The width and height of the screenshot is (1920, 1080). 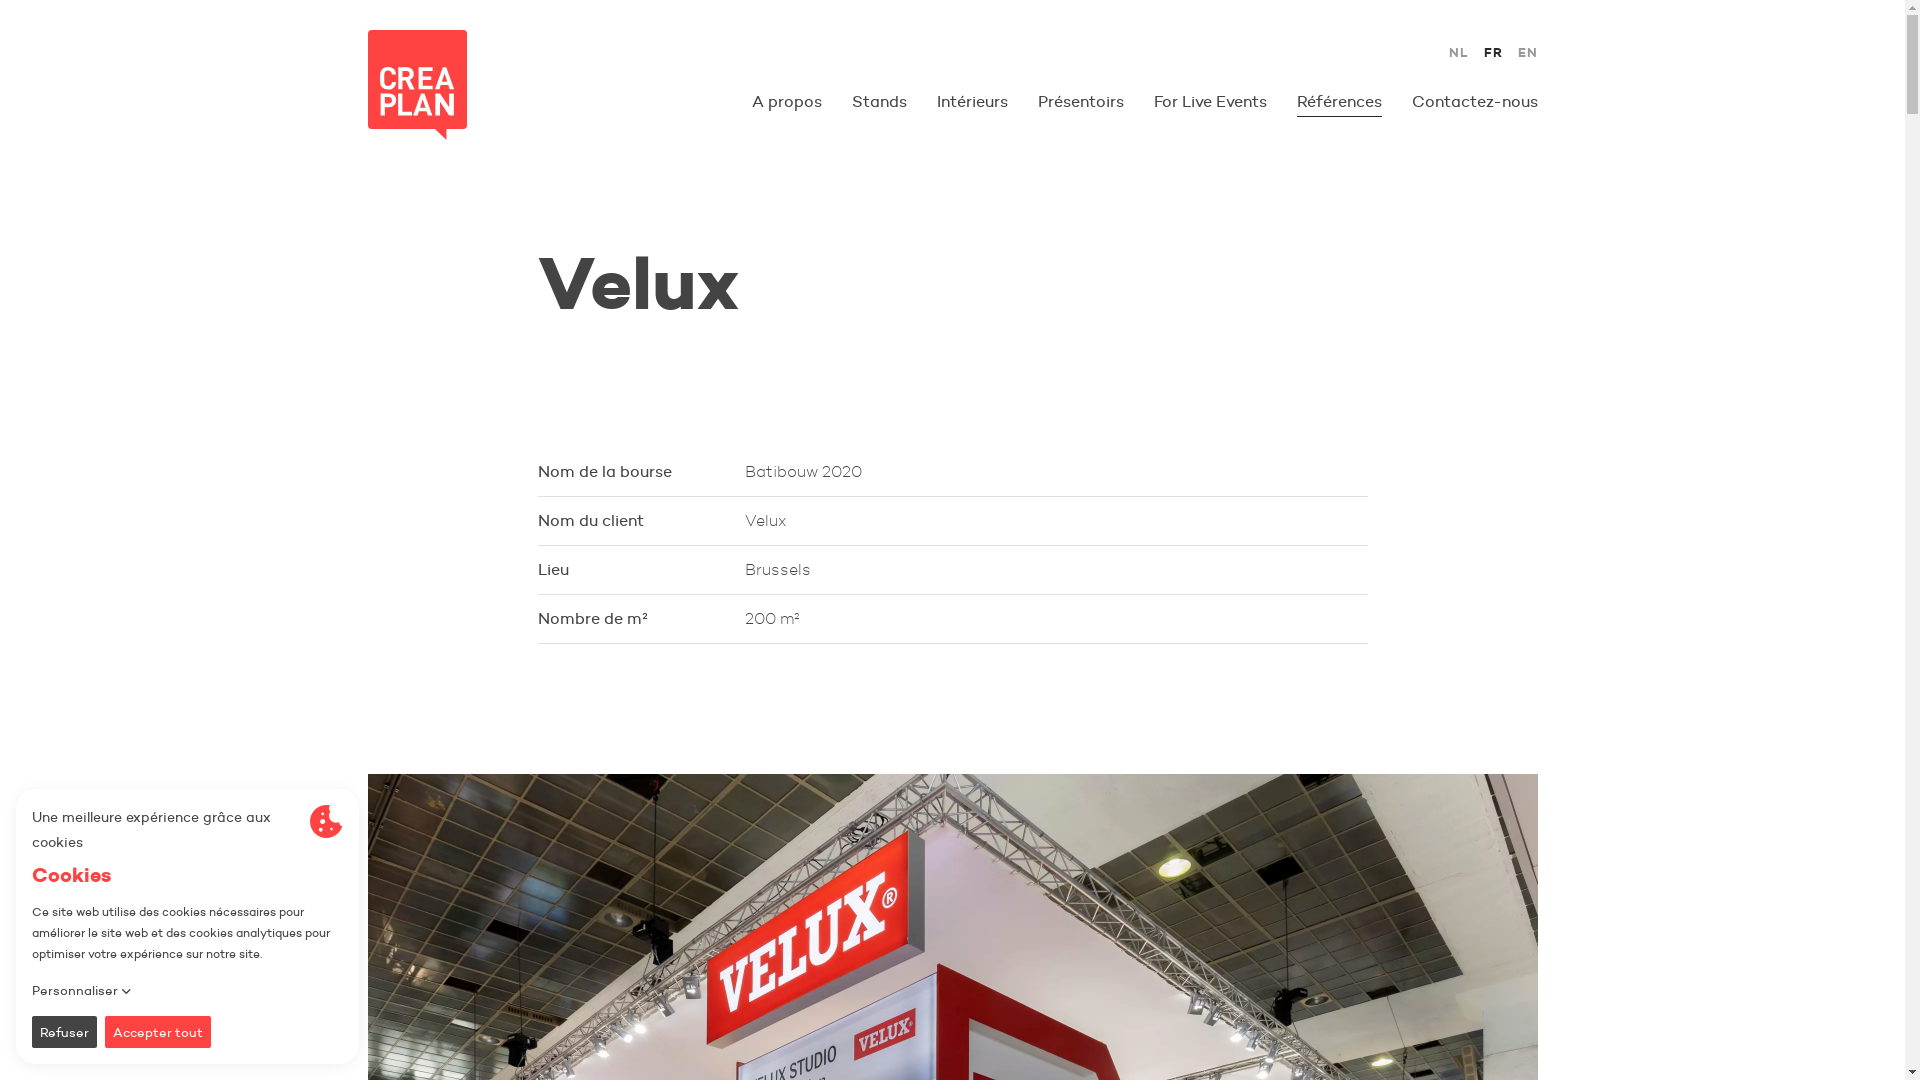 I want to click on 'FR', so click(x=1483, y=52).